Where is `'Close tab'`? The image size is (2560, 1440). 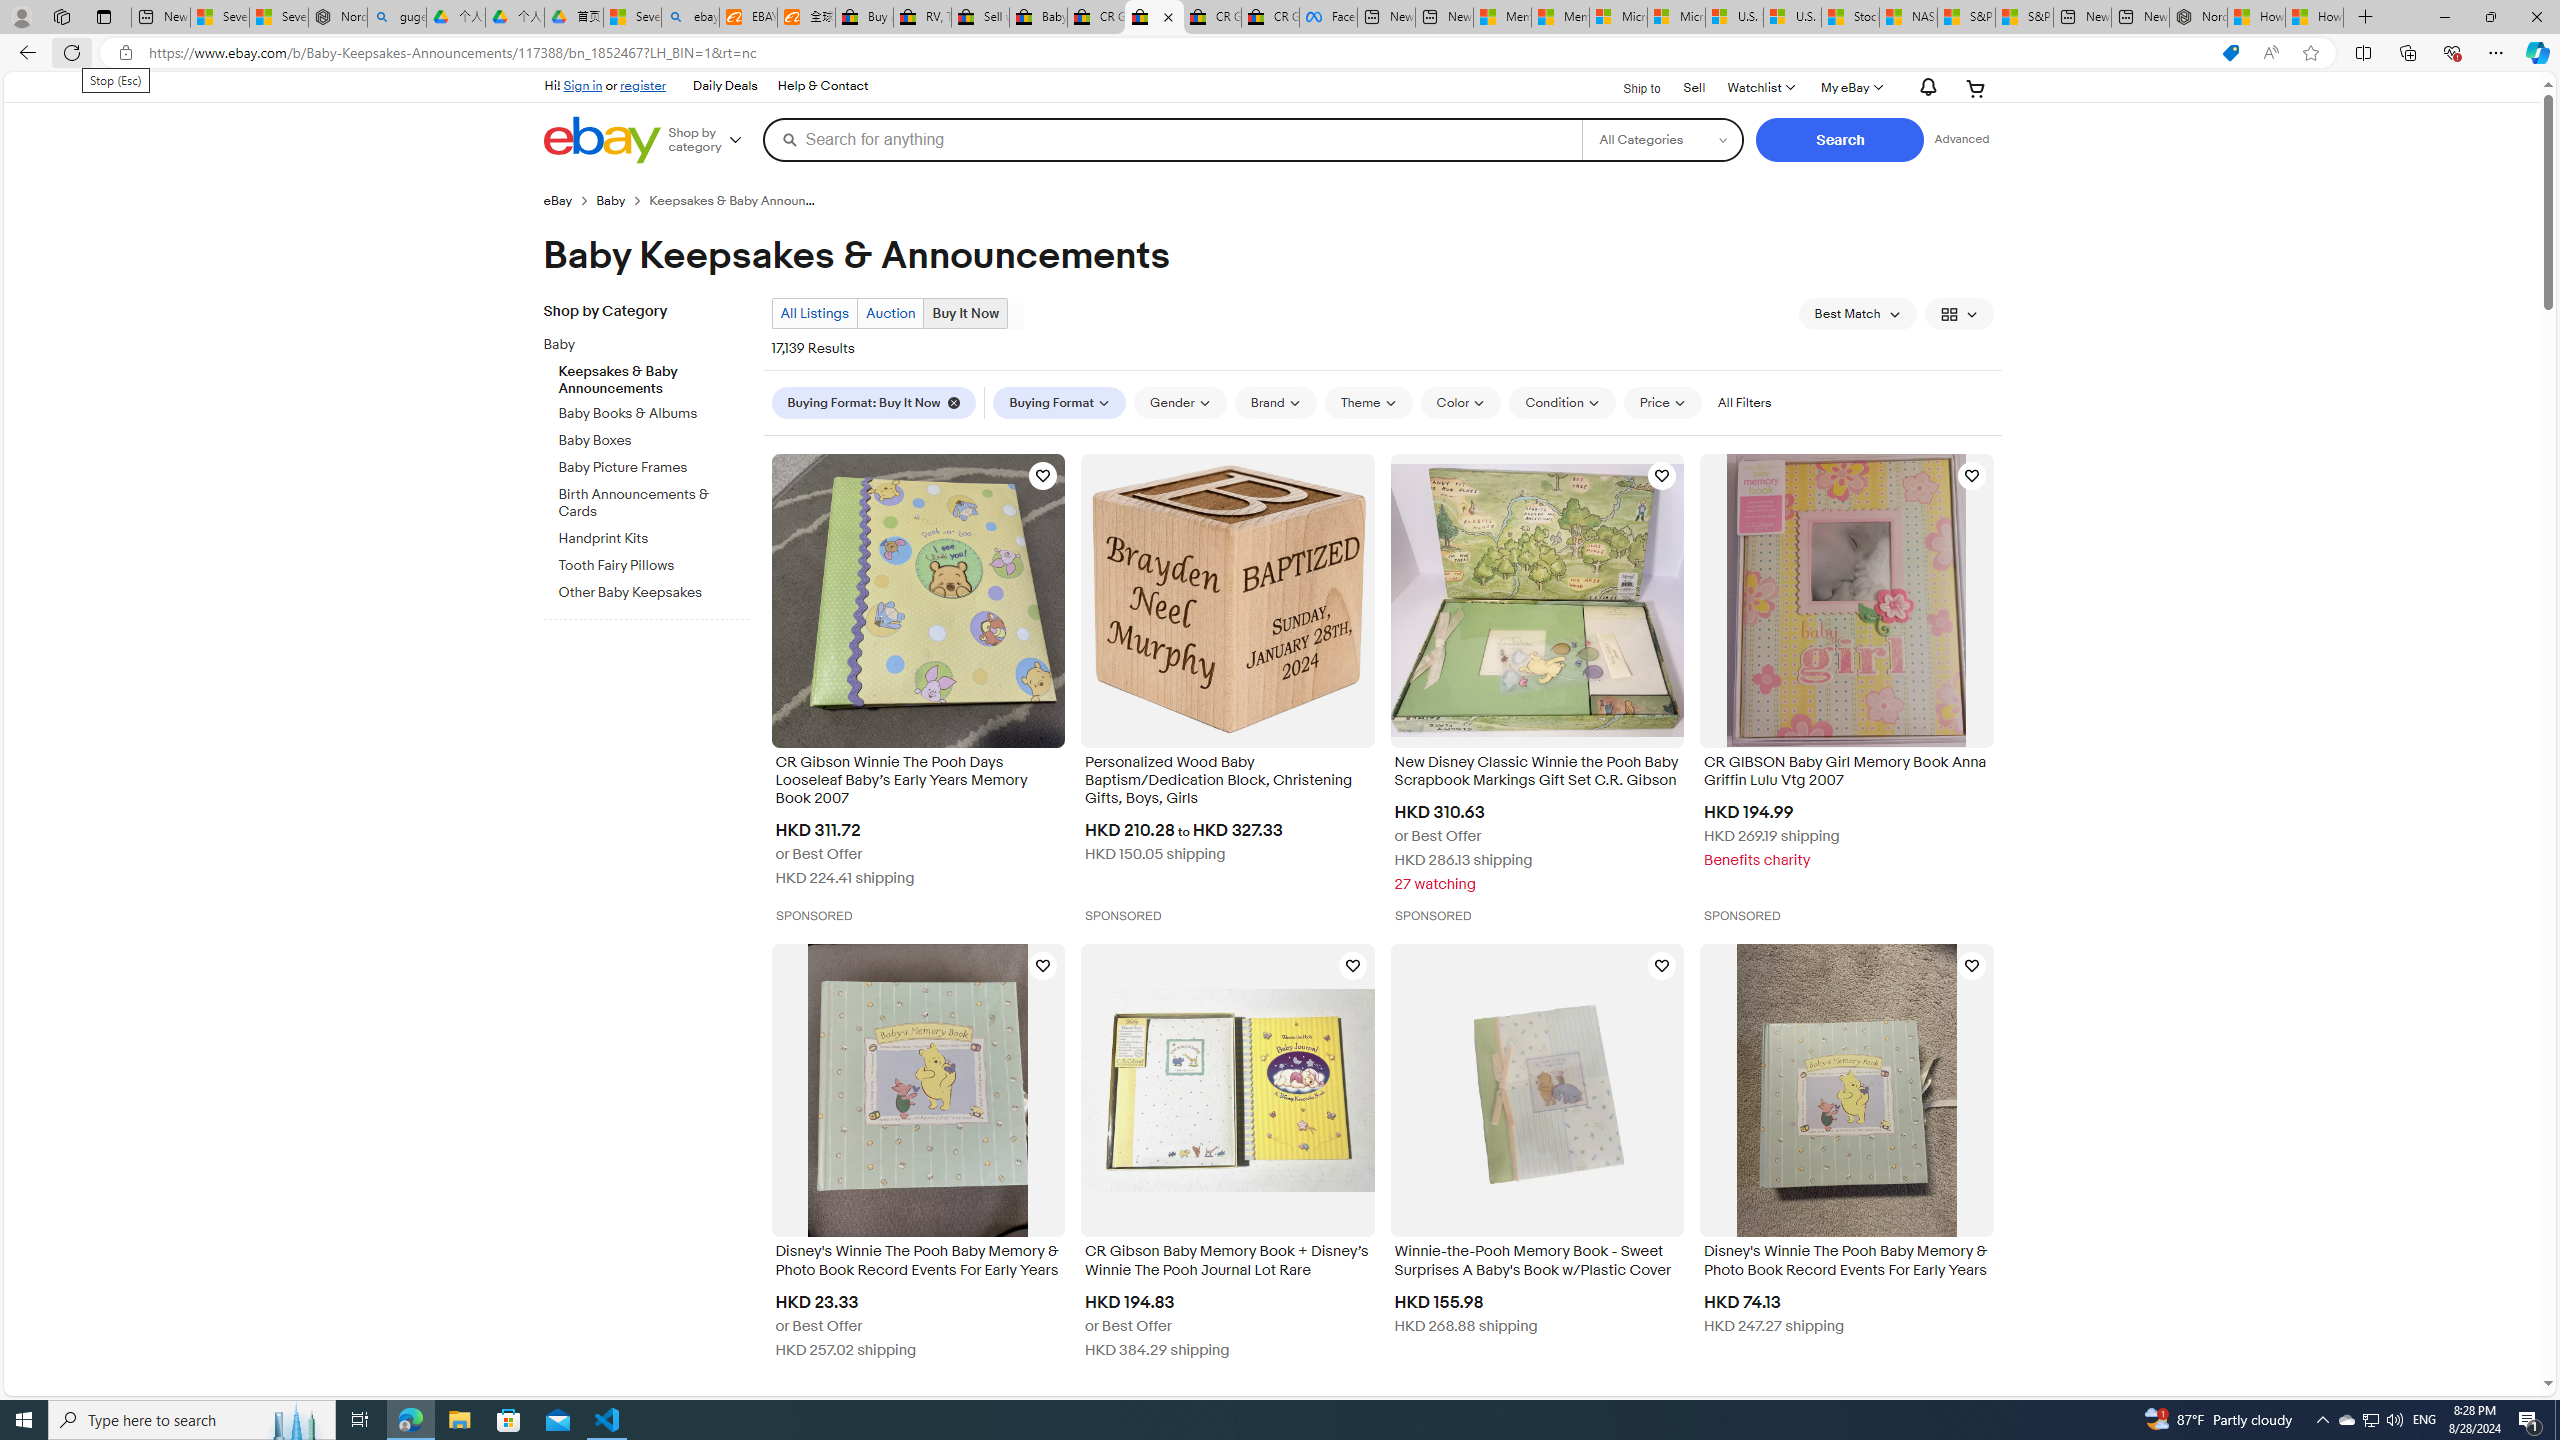
'Close tab' is located at coordinates (1167, 16).